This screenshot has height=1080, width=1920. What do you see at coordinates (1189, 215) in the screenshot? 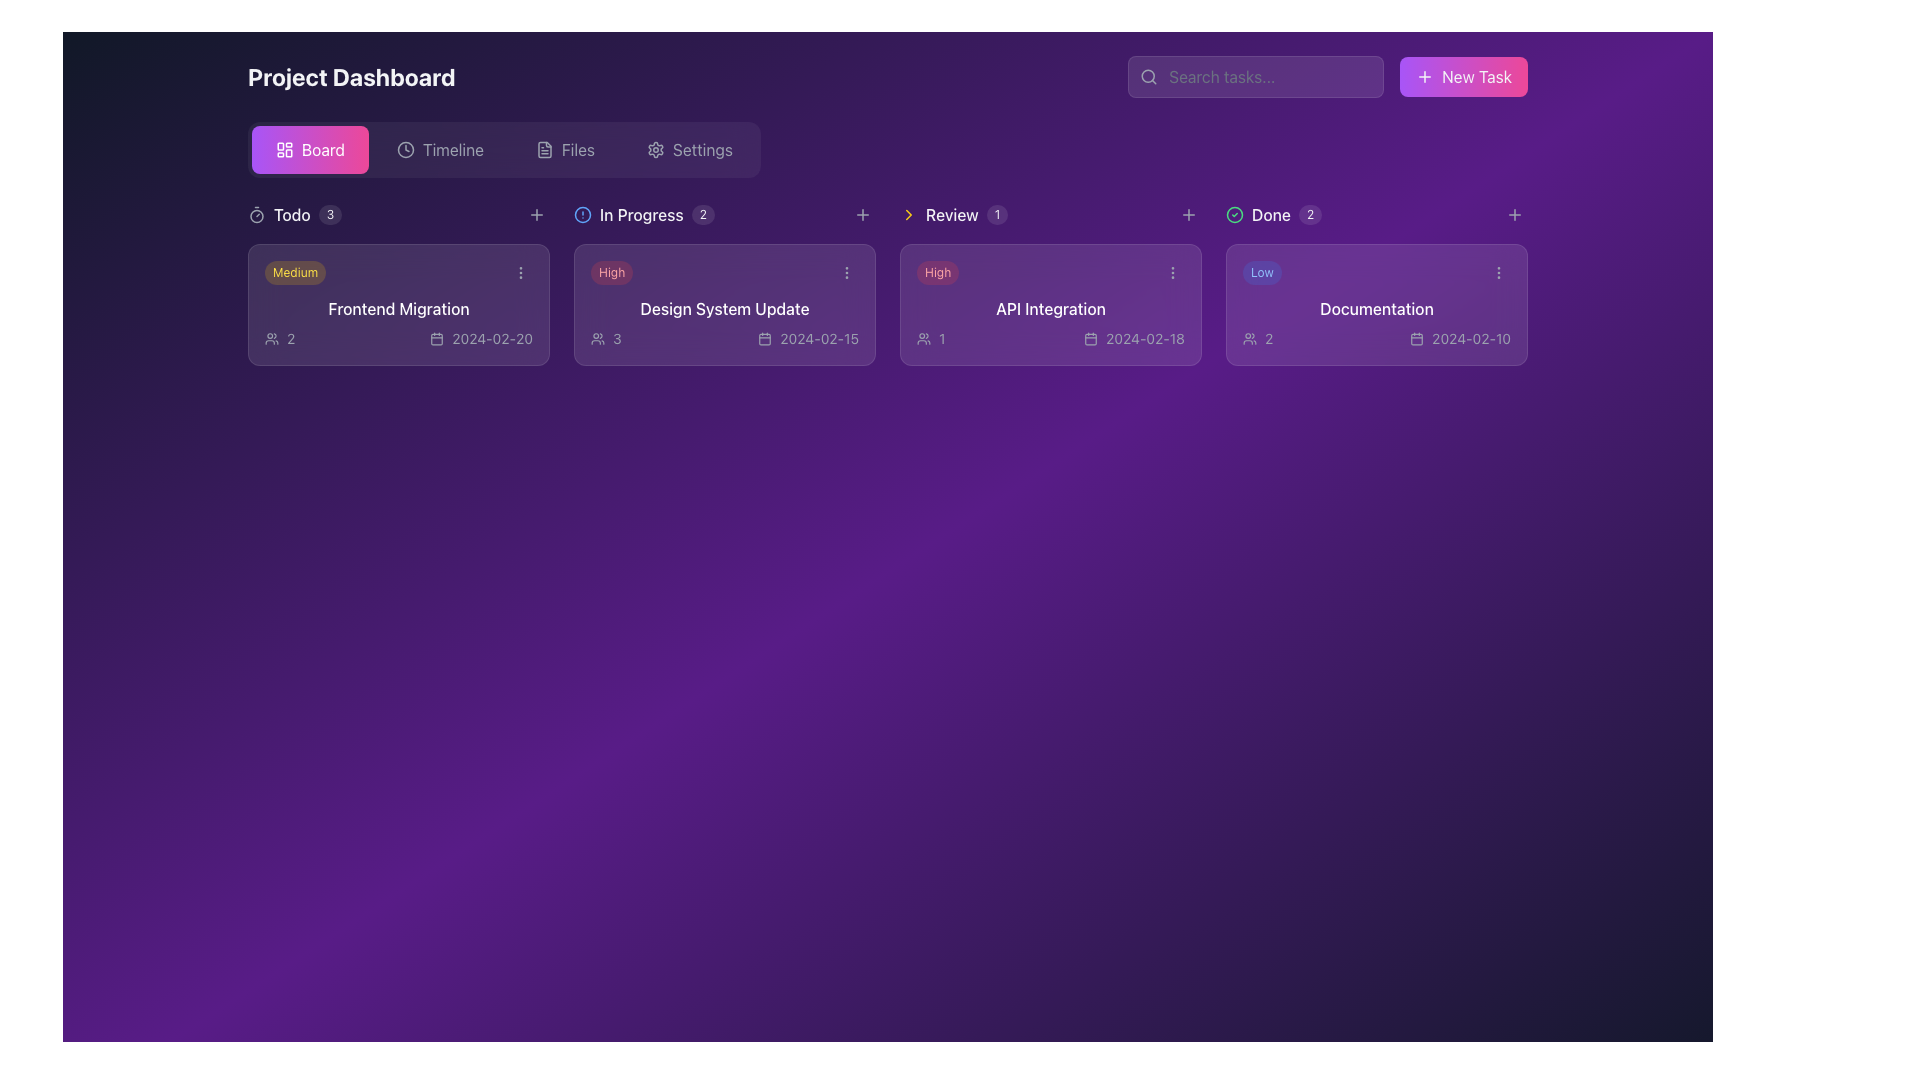
I see `the button located between the 'Review' and 'Done' sections in the project dashboard` at bounding box center [1189, 215].